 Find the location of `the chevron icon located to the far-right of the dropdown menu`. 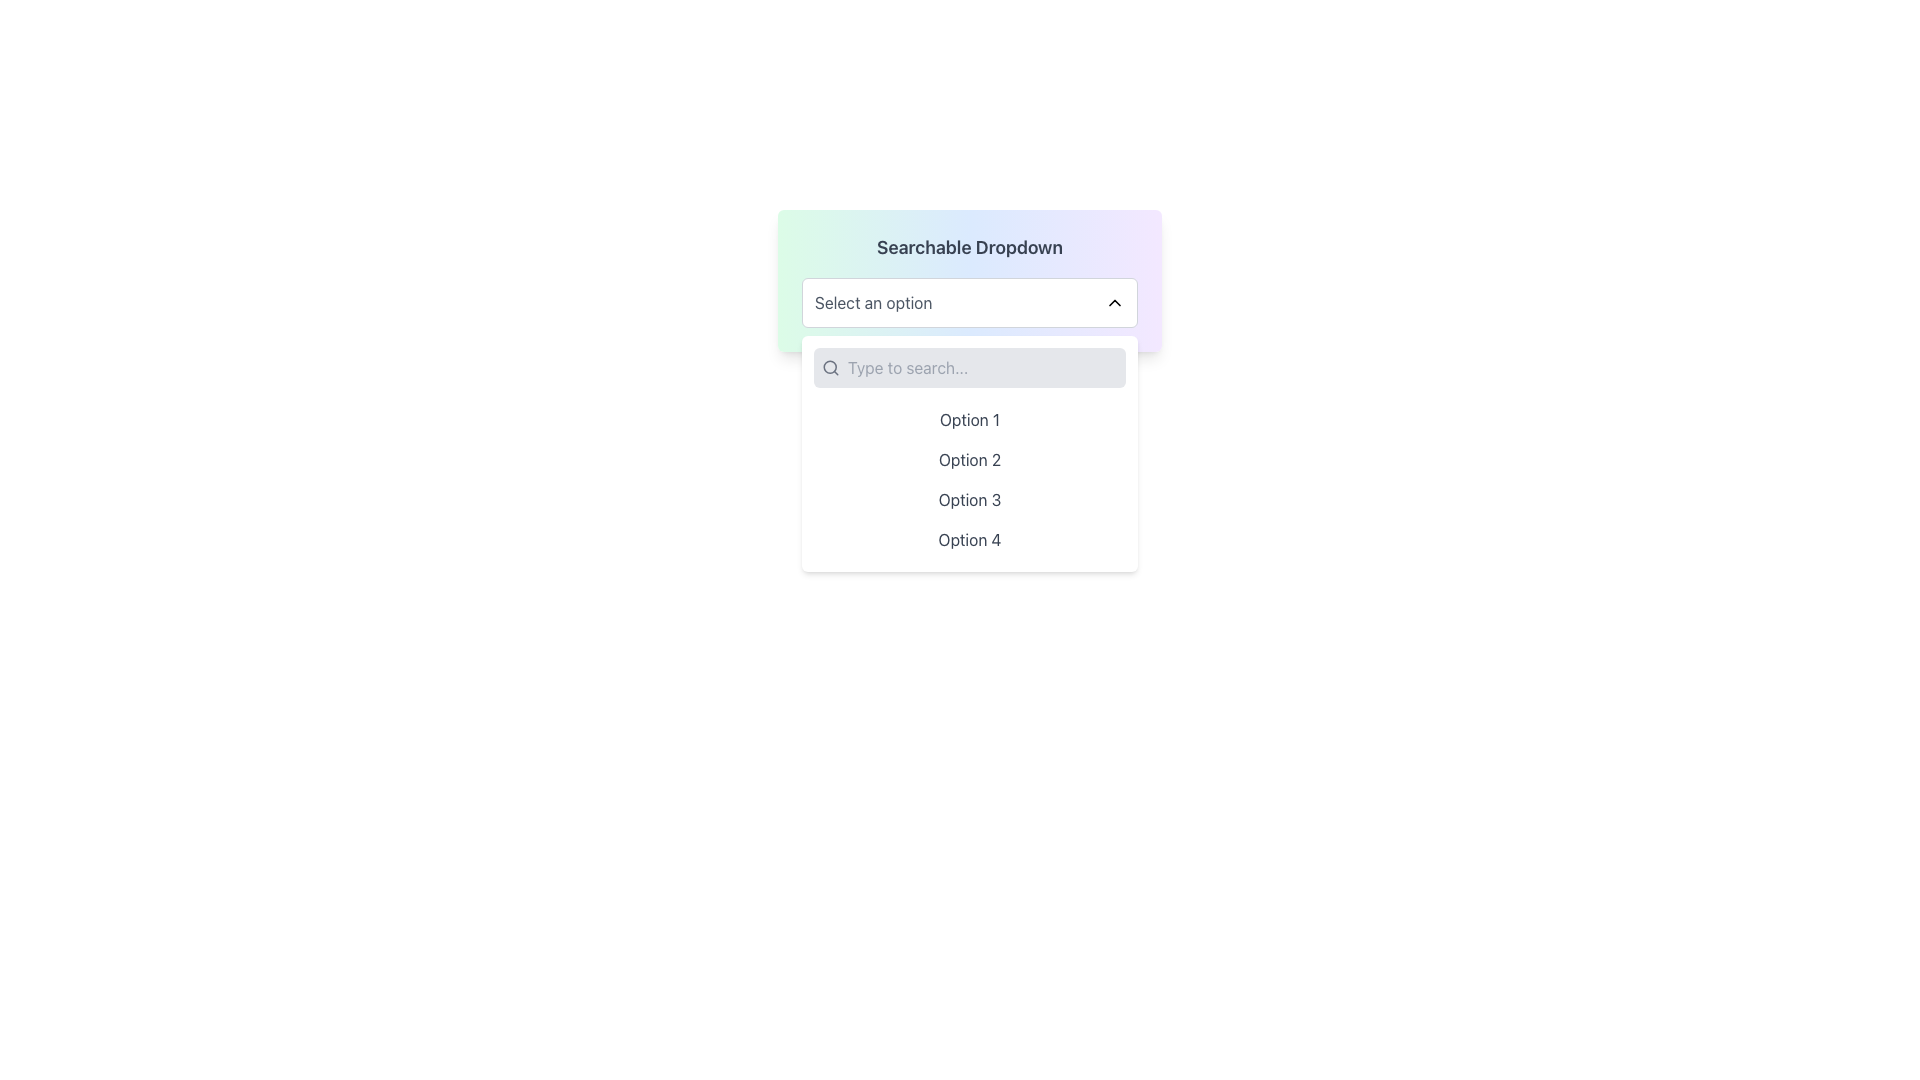

the chevron icon located to the far-right of the dropdown menu is located at coordinates (1113, 303).